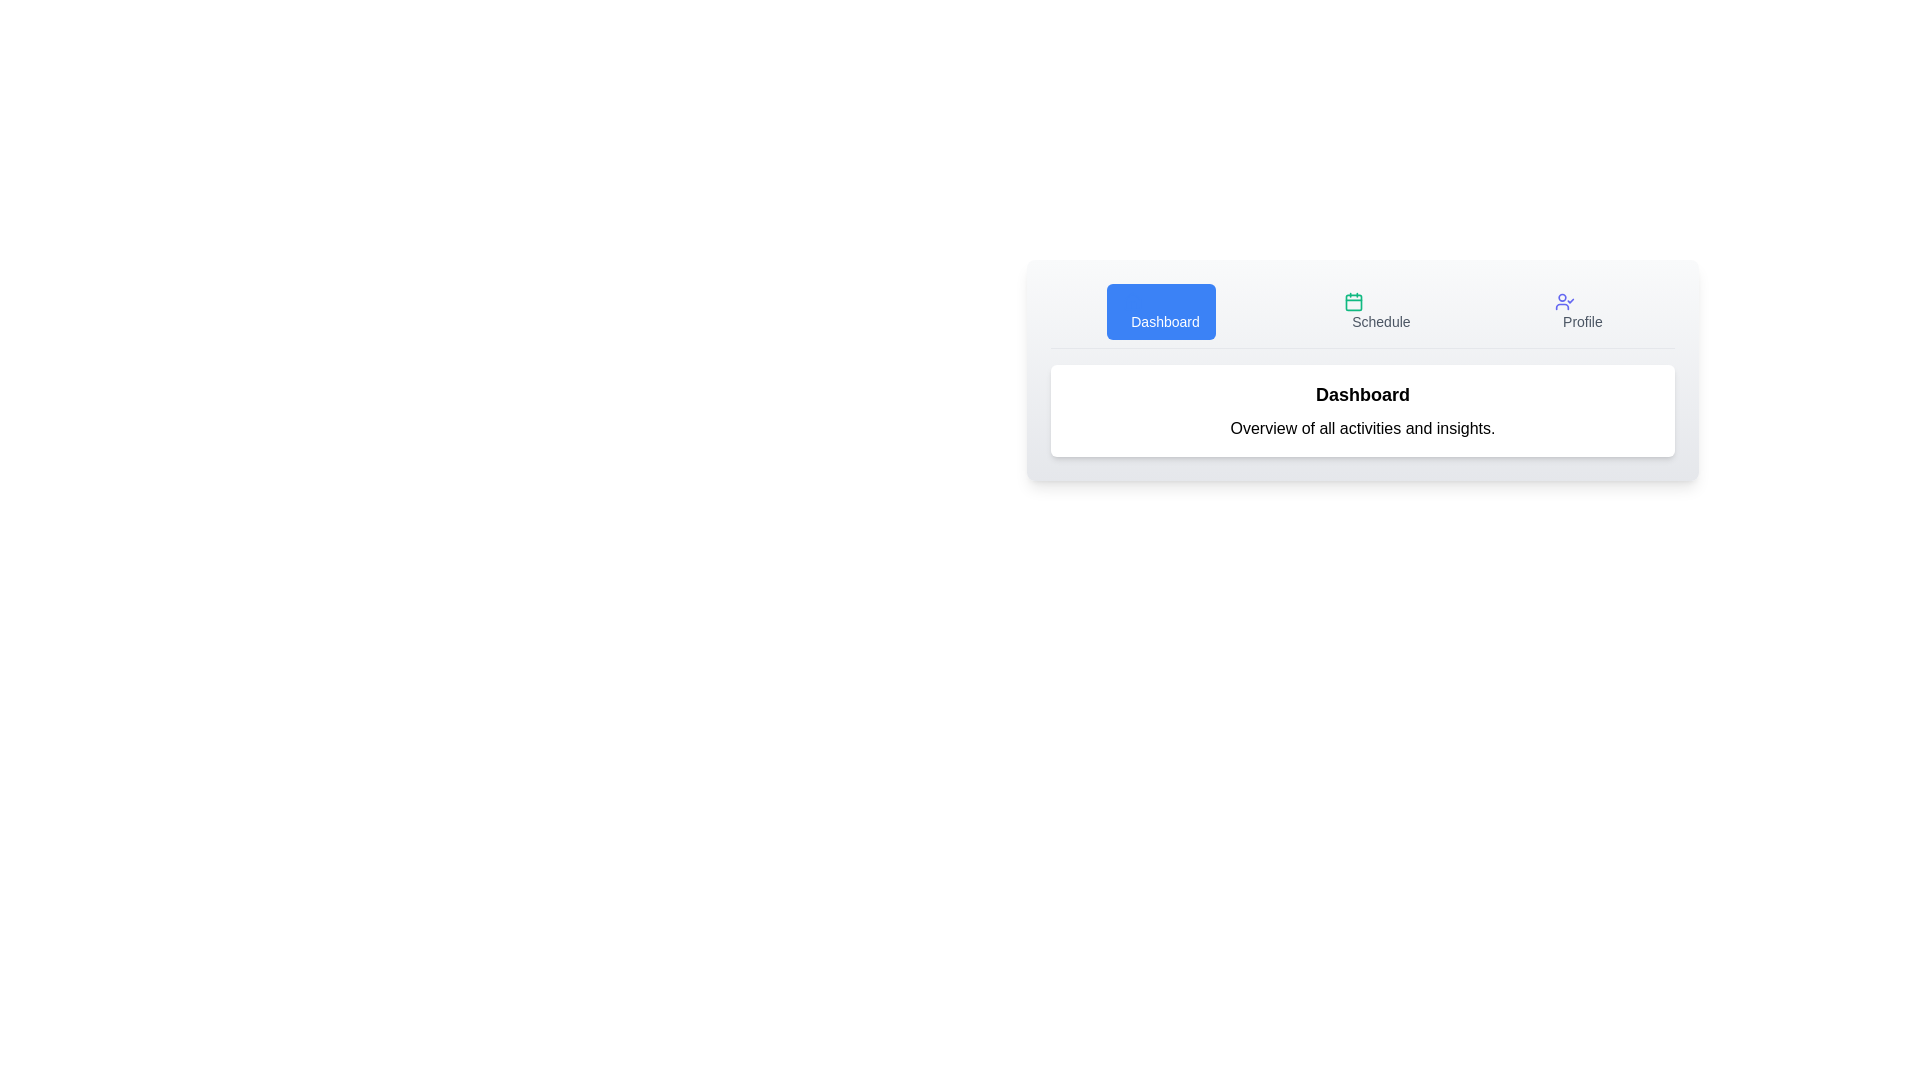 The height and width of the screenshot is (1080, 1920). I want to click on the Schedule tab, so click(1376, 312).